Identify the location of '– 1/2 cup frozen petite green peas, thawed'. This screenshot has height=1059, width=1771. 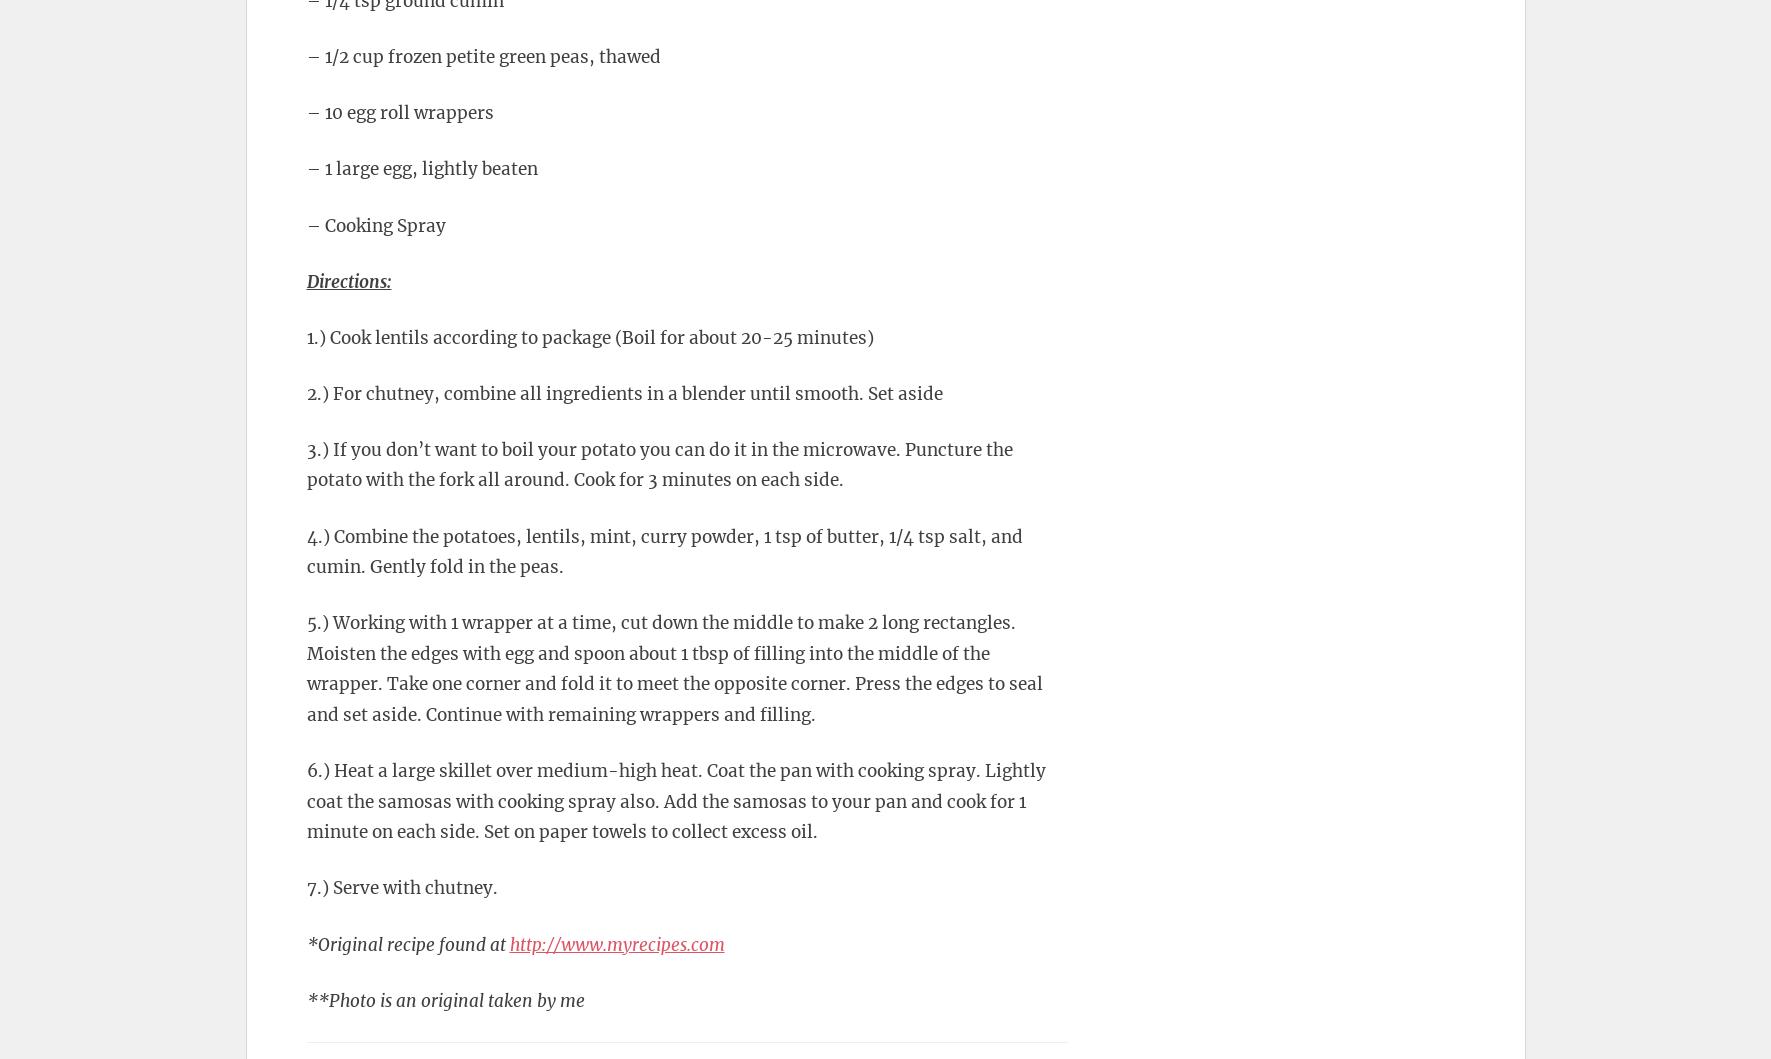
(482, 56).